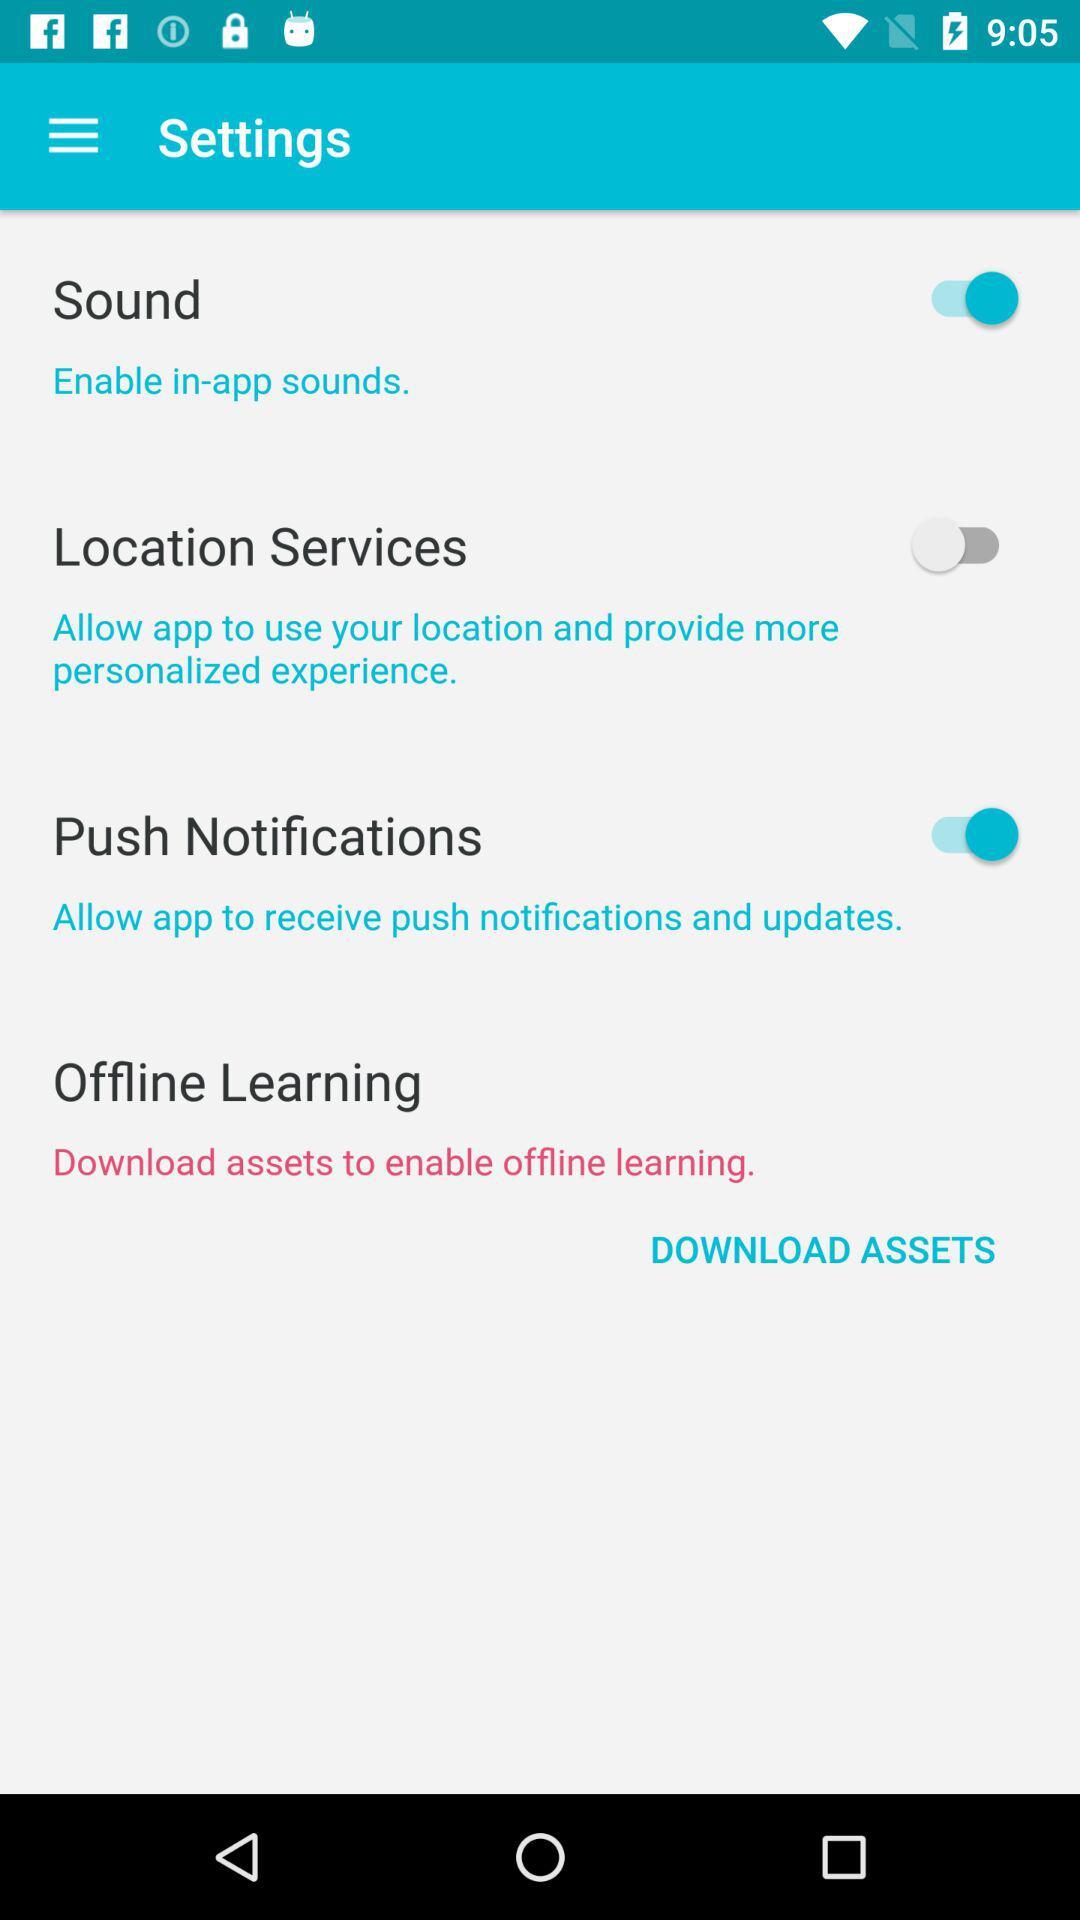 The image size is (1080, 1920). Describe the element at coordinates (540, 544) in the screenshot. I see `the icon below the enable in app icon` at that location.